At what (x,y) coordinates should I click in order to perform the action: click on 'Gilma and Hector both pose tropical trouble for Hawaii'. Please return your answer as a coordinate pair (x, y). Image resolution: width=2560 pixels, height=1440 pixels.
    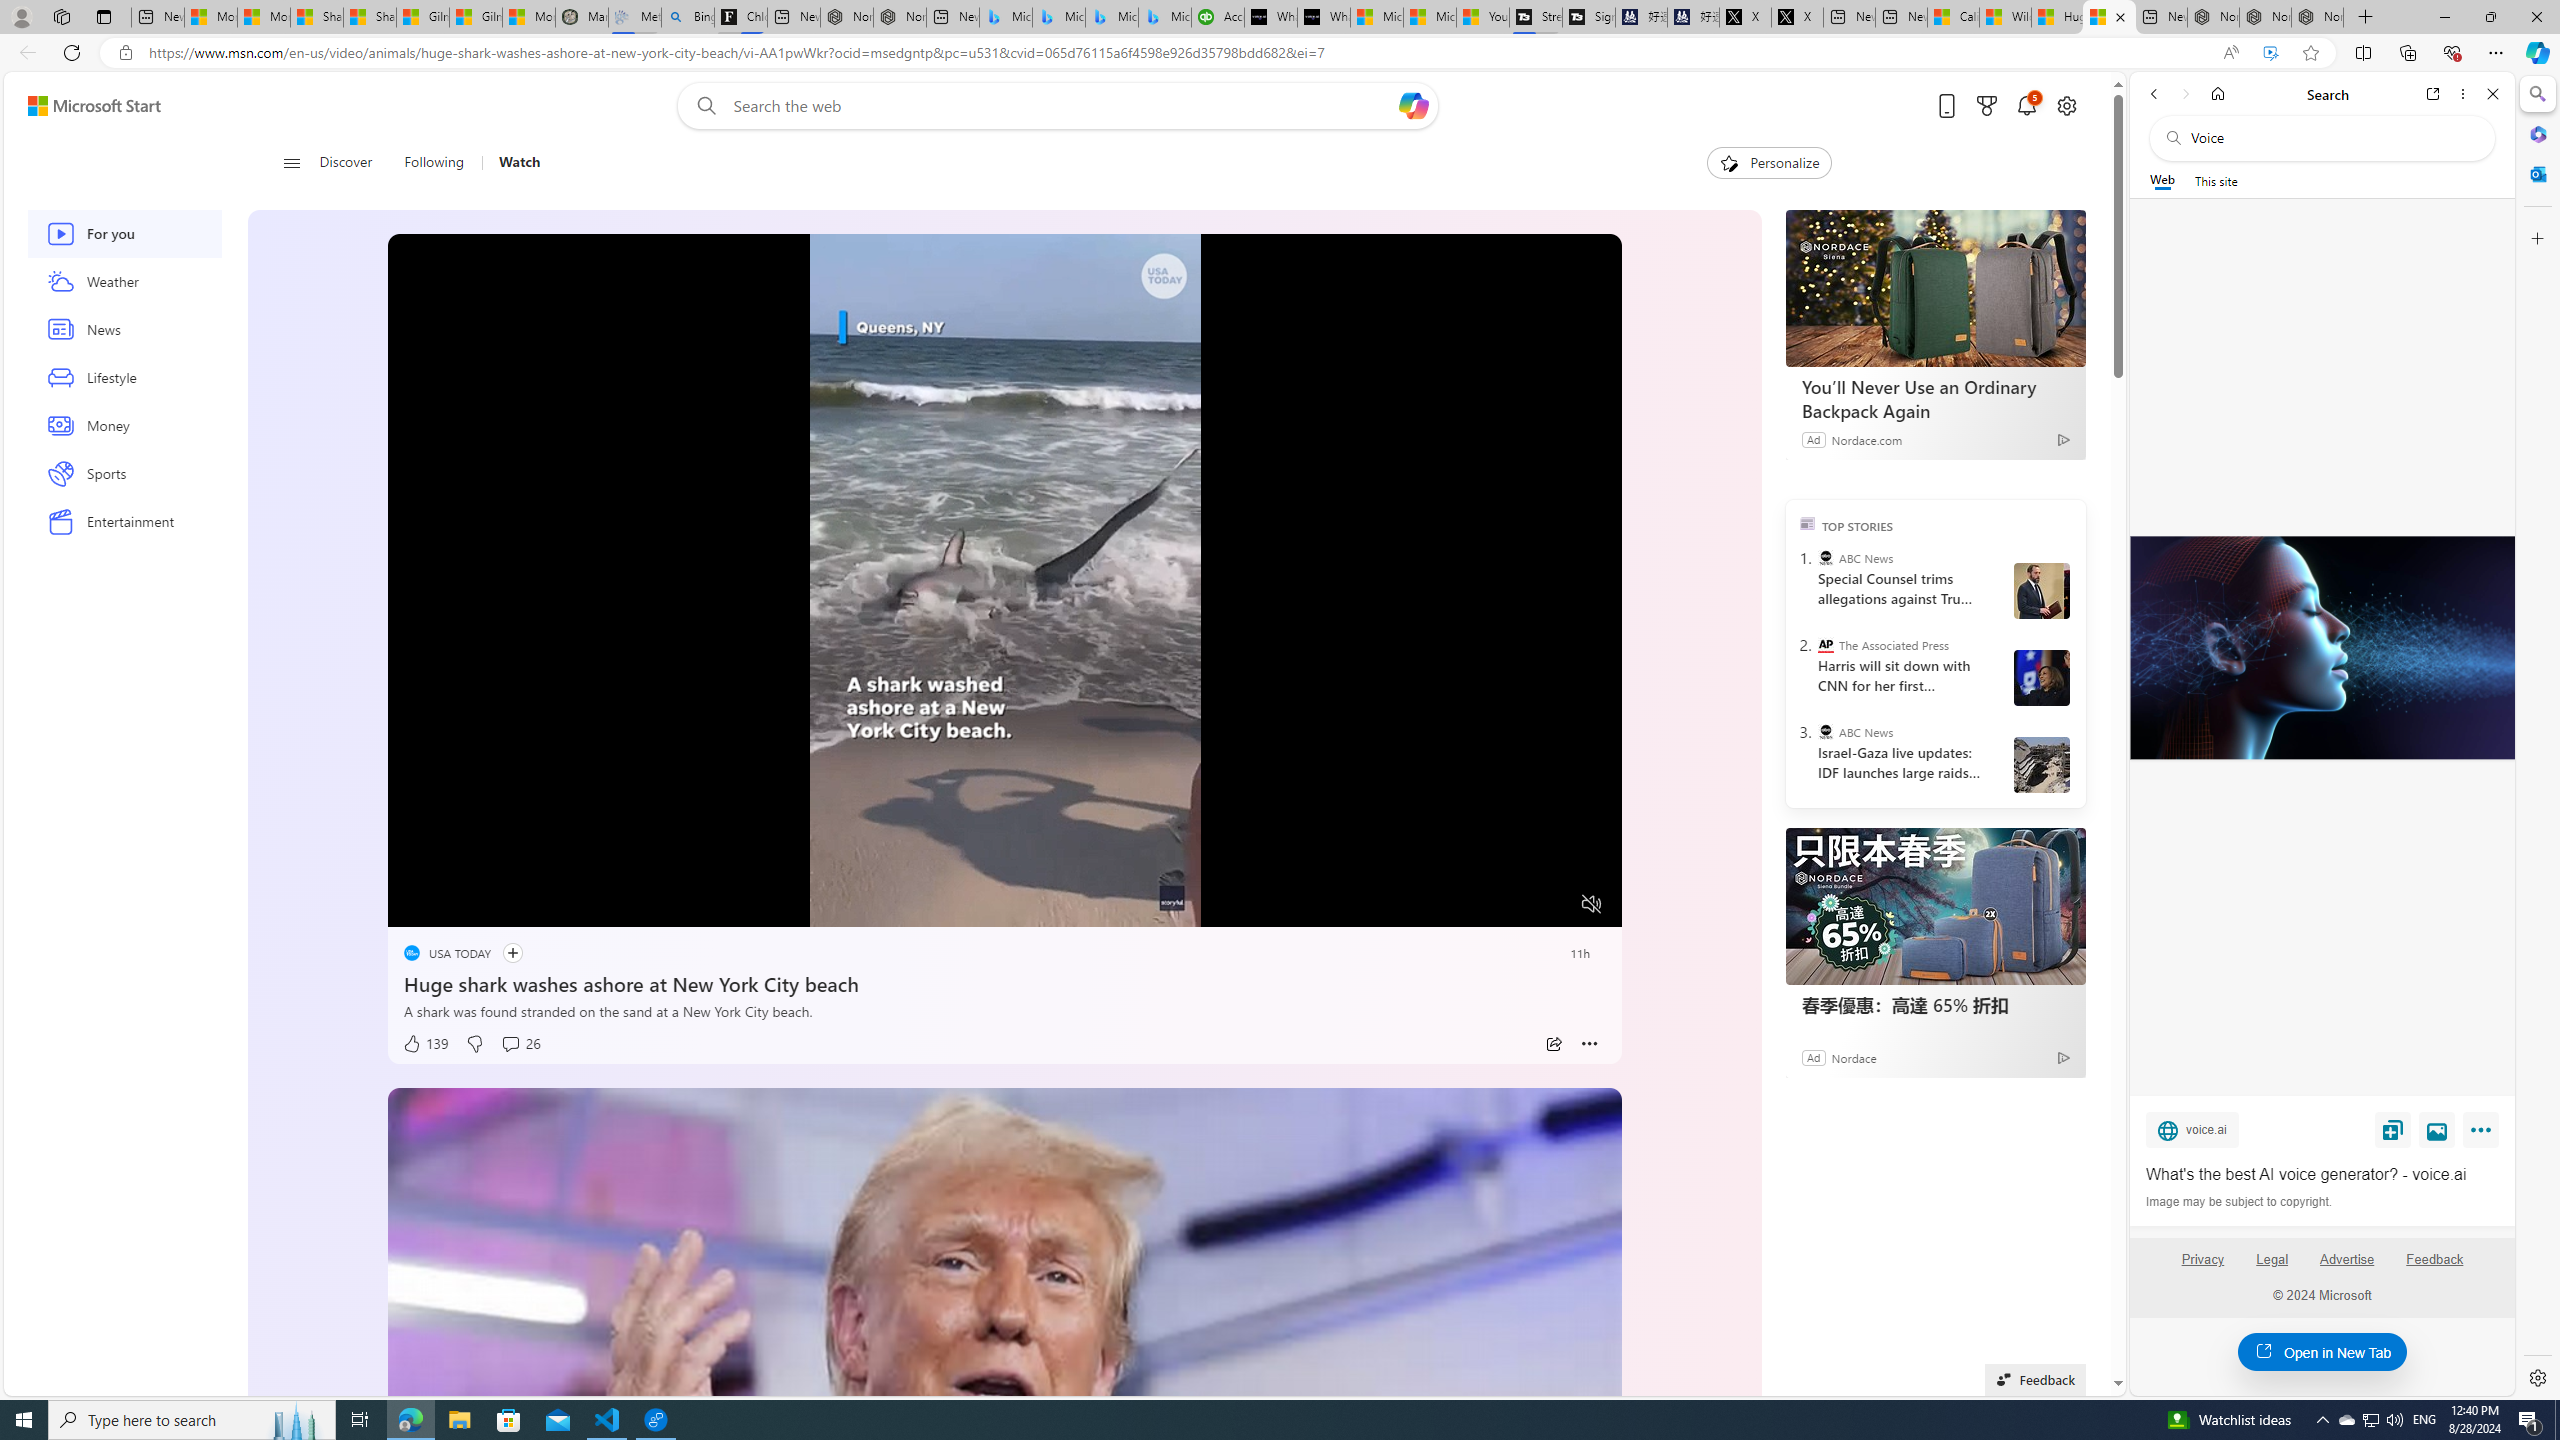
    Looking at the image, I should click on (476, 16).